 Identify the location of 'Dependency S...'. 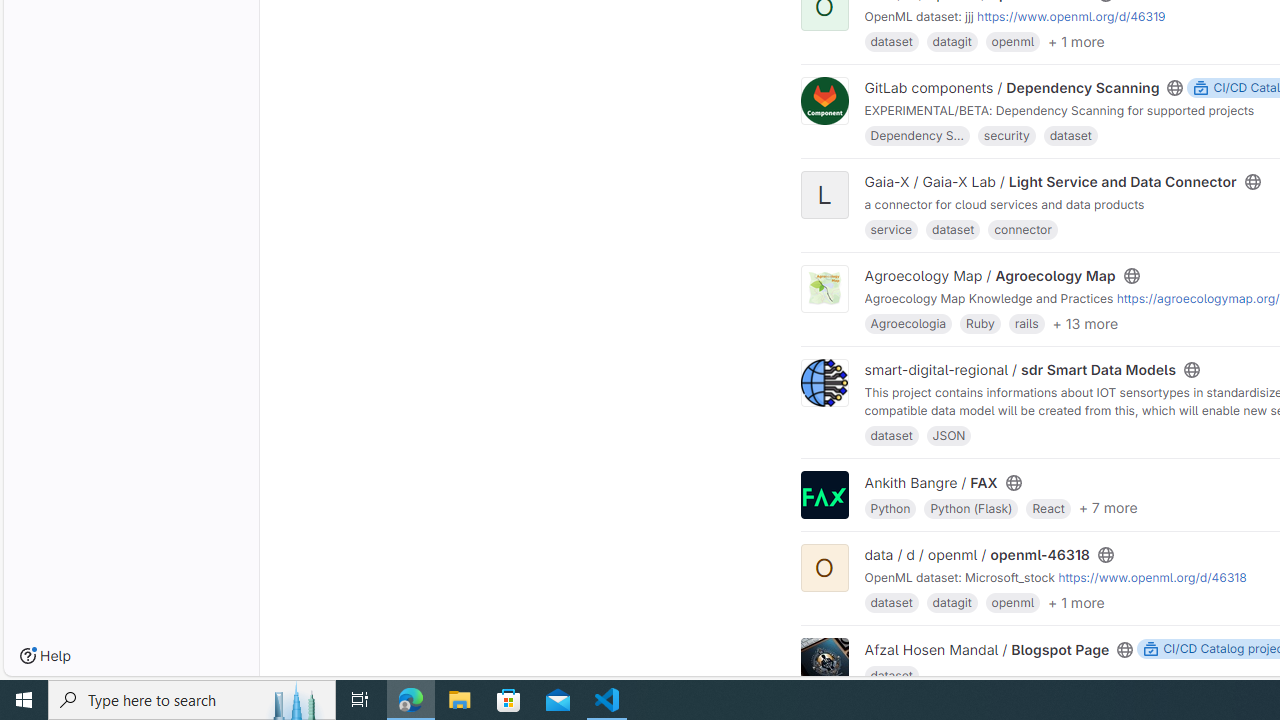
(916, 135).